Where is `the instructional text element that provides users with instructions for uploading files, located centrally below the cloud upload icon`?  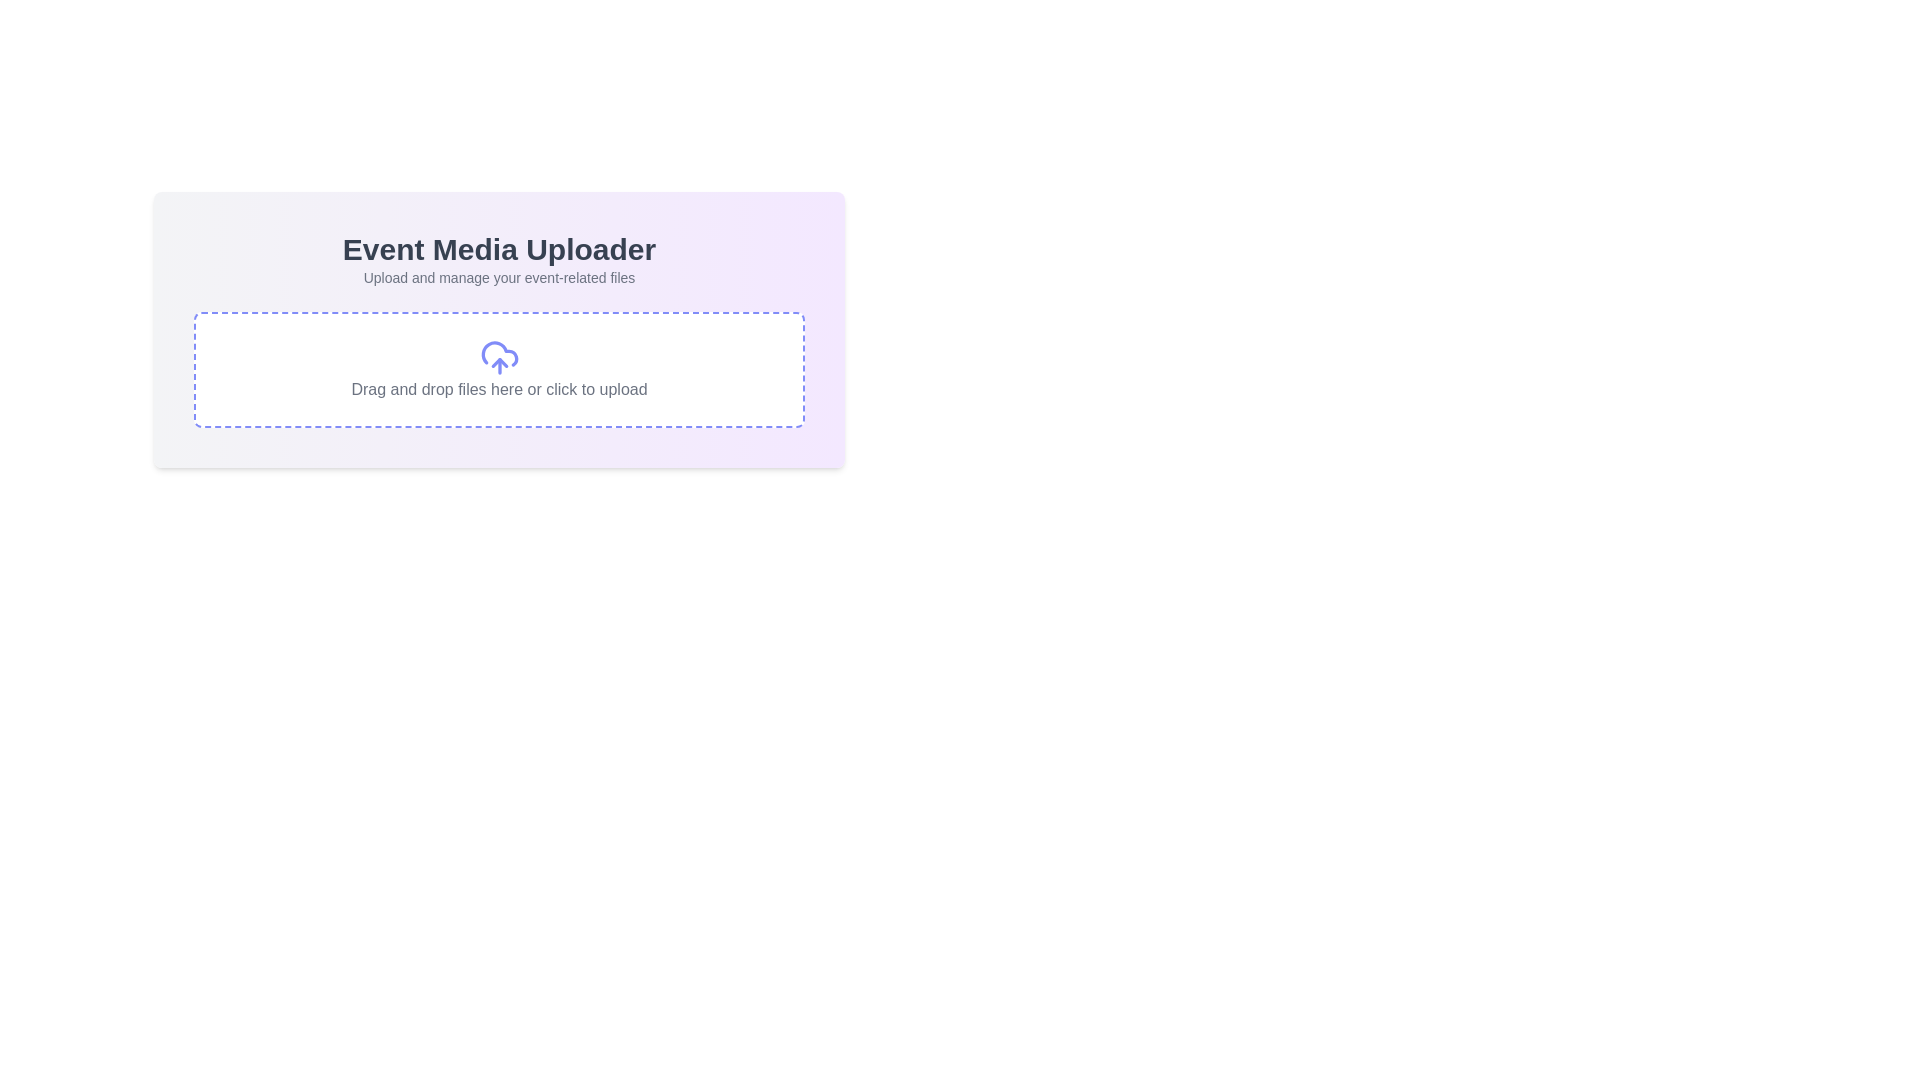
the instructional text element that provides users with instructions for uploading files, located centrally below the cloud upload icon is located at coordinates (499, 389).